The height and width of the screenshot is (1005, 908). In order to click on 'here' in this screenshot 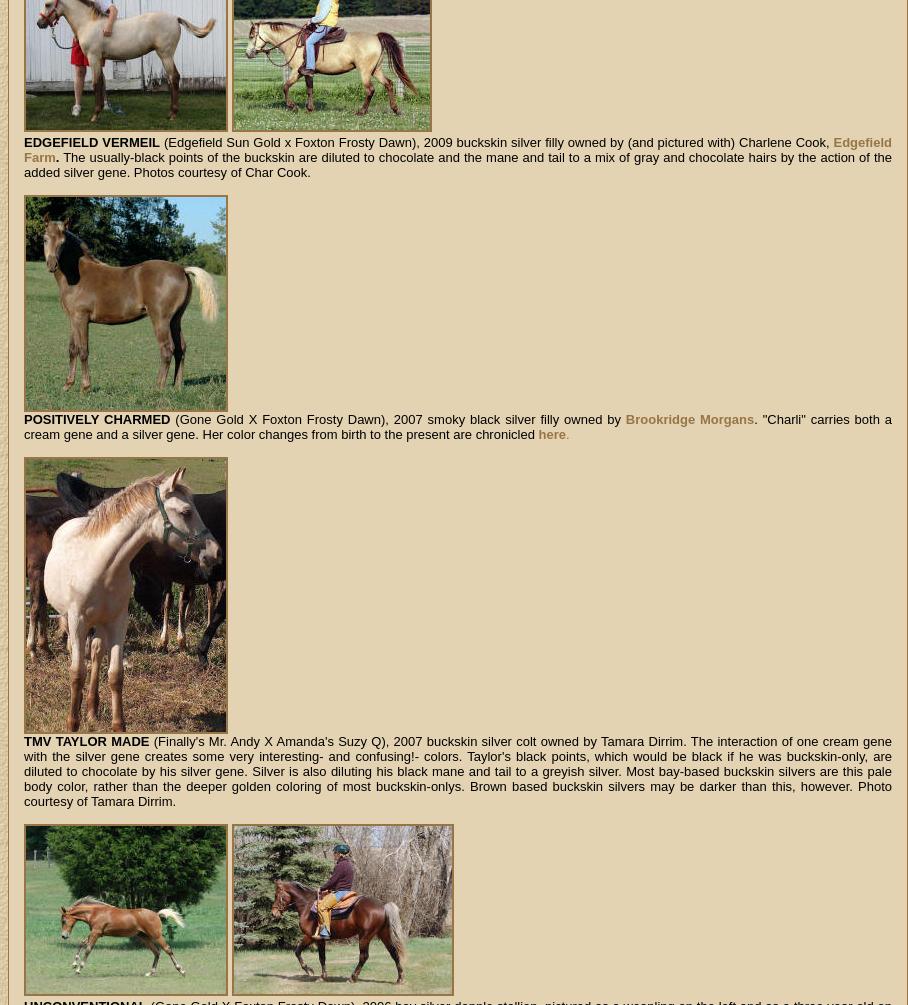, I will do `click(550, 434)`.